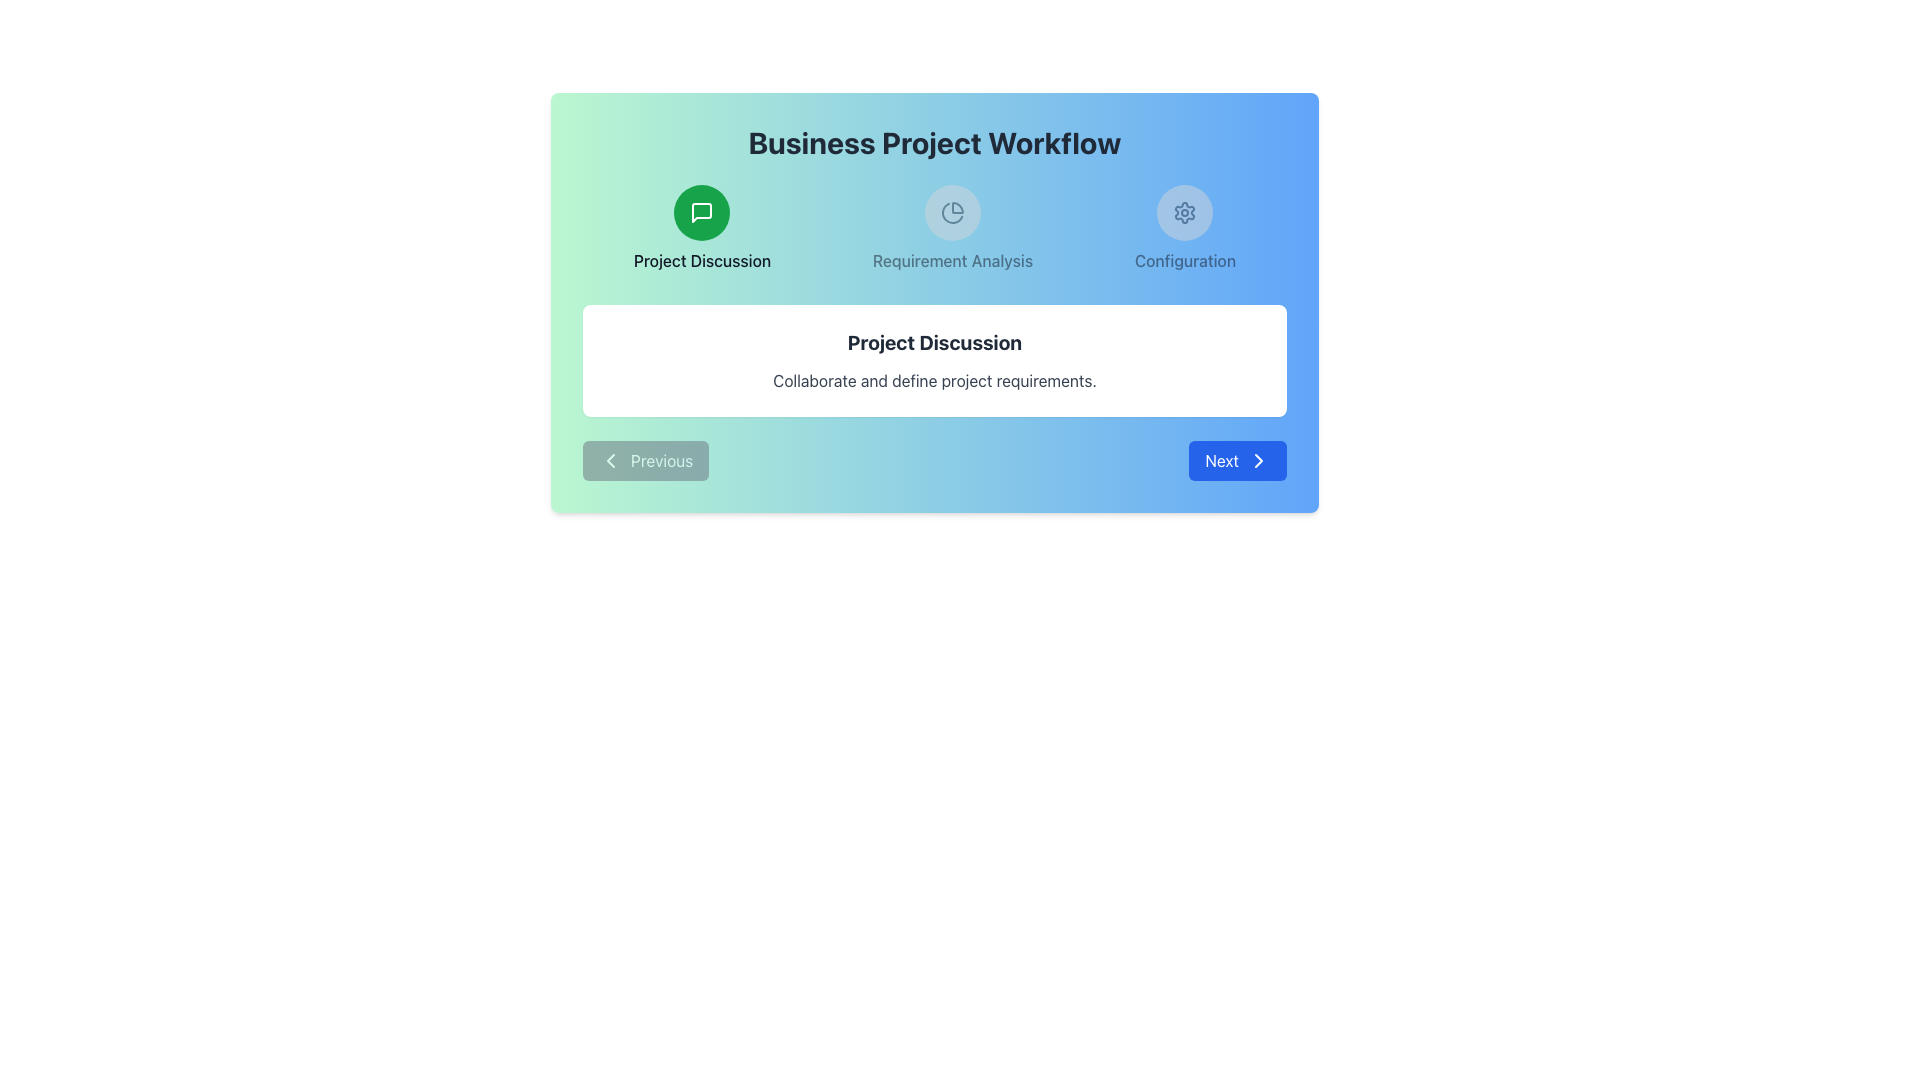  What do you see at coordinates (934, 227) in the screenshot?
I see `the second segment of the Progress bar representing the 'Requirement Analysis' stage in the Business Project Workflow card interface` at bounding box center [934, 227].